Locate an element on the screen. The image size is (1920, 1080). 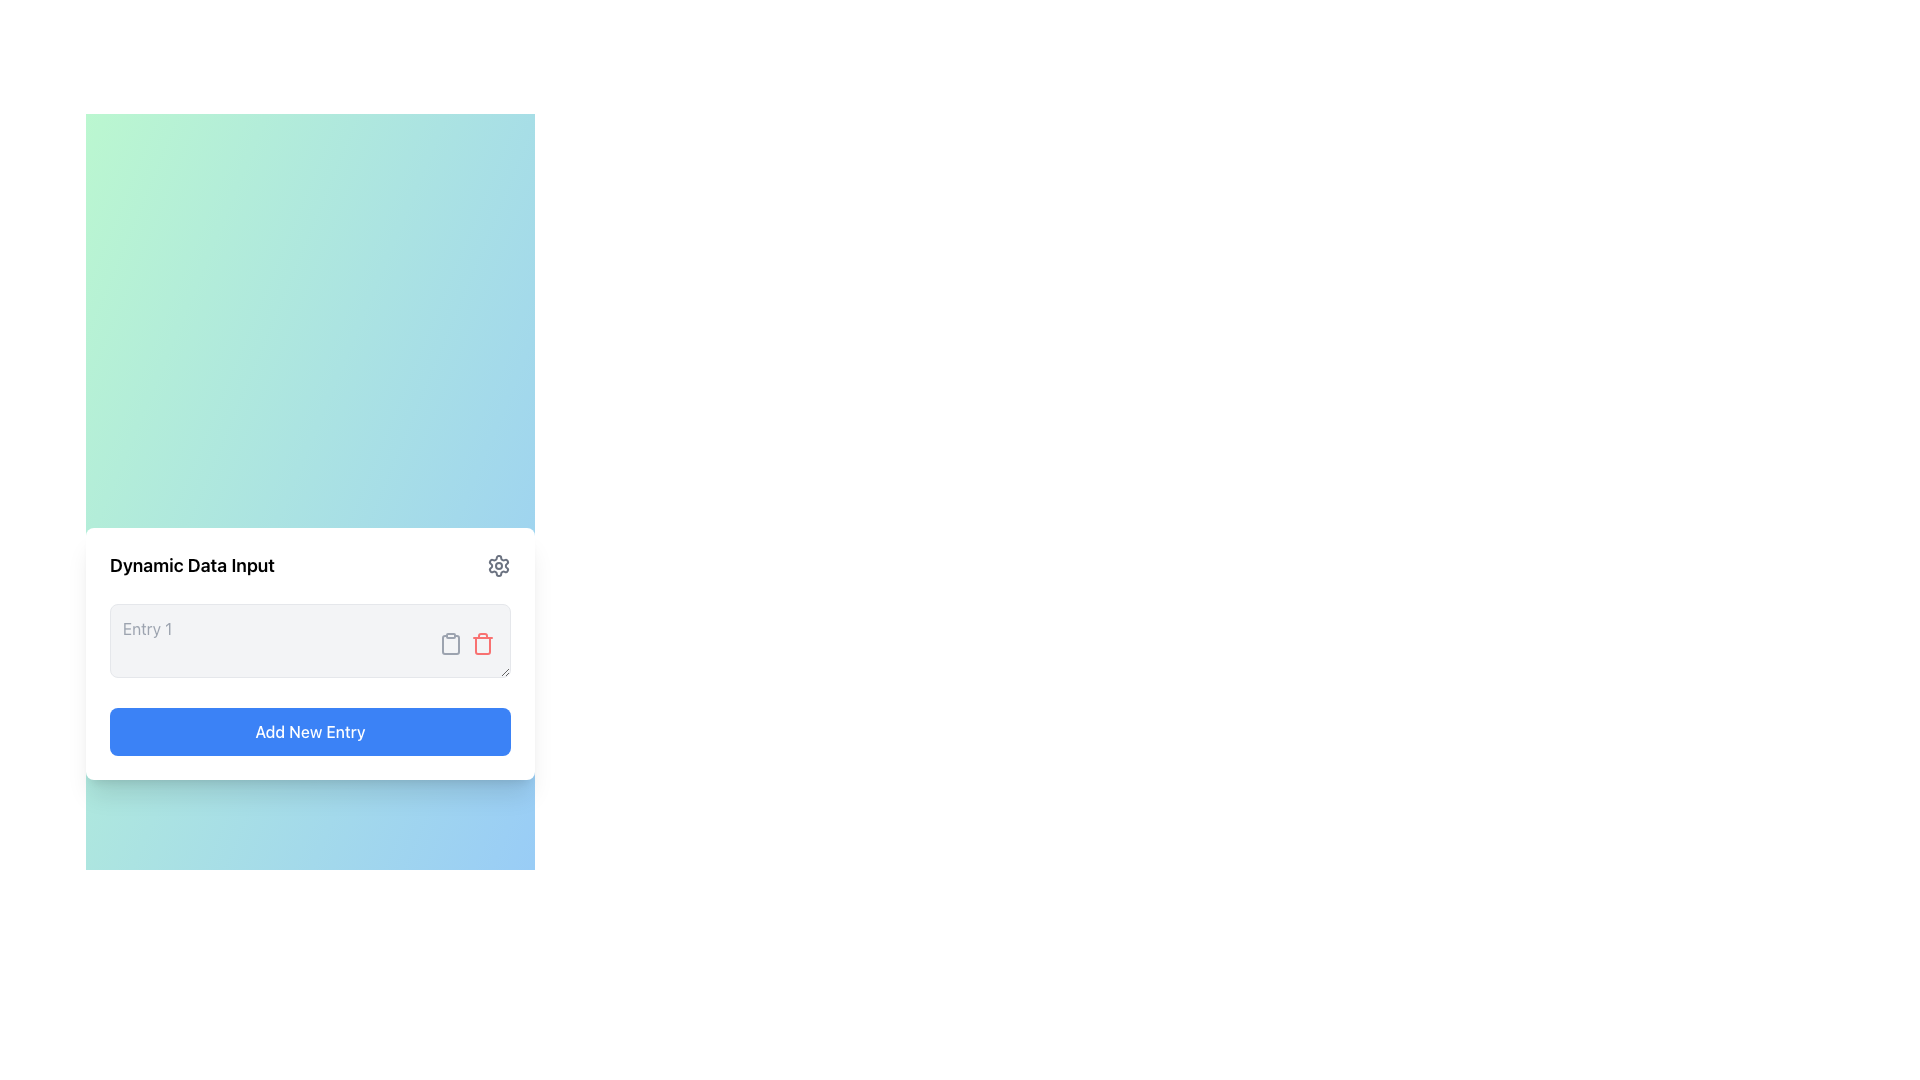
the Composite Component (Input Field with Action Icons) located within the 'Dynamic Data Input' card, which contains an input box and action icons is located at coordinates (309, 644).